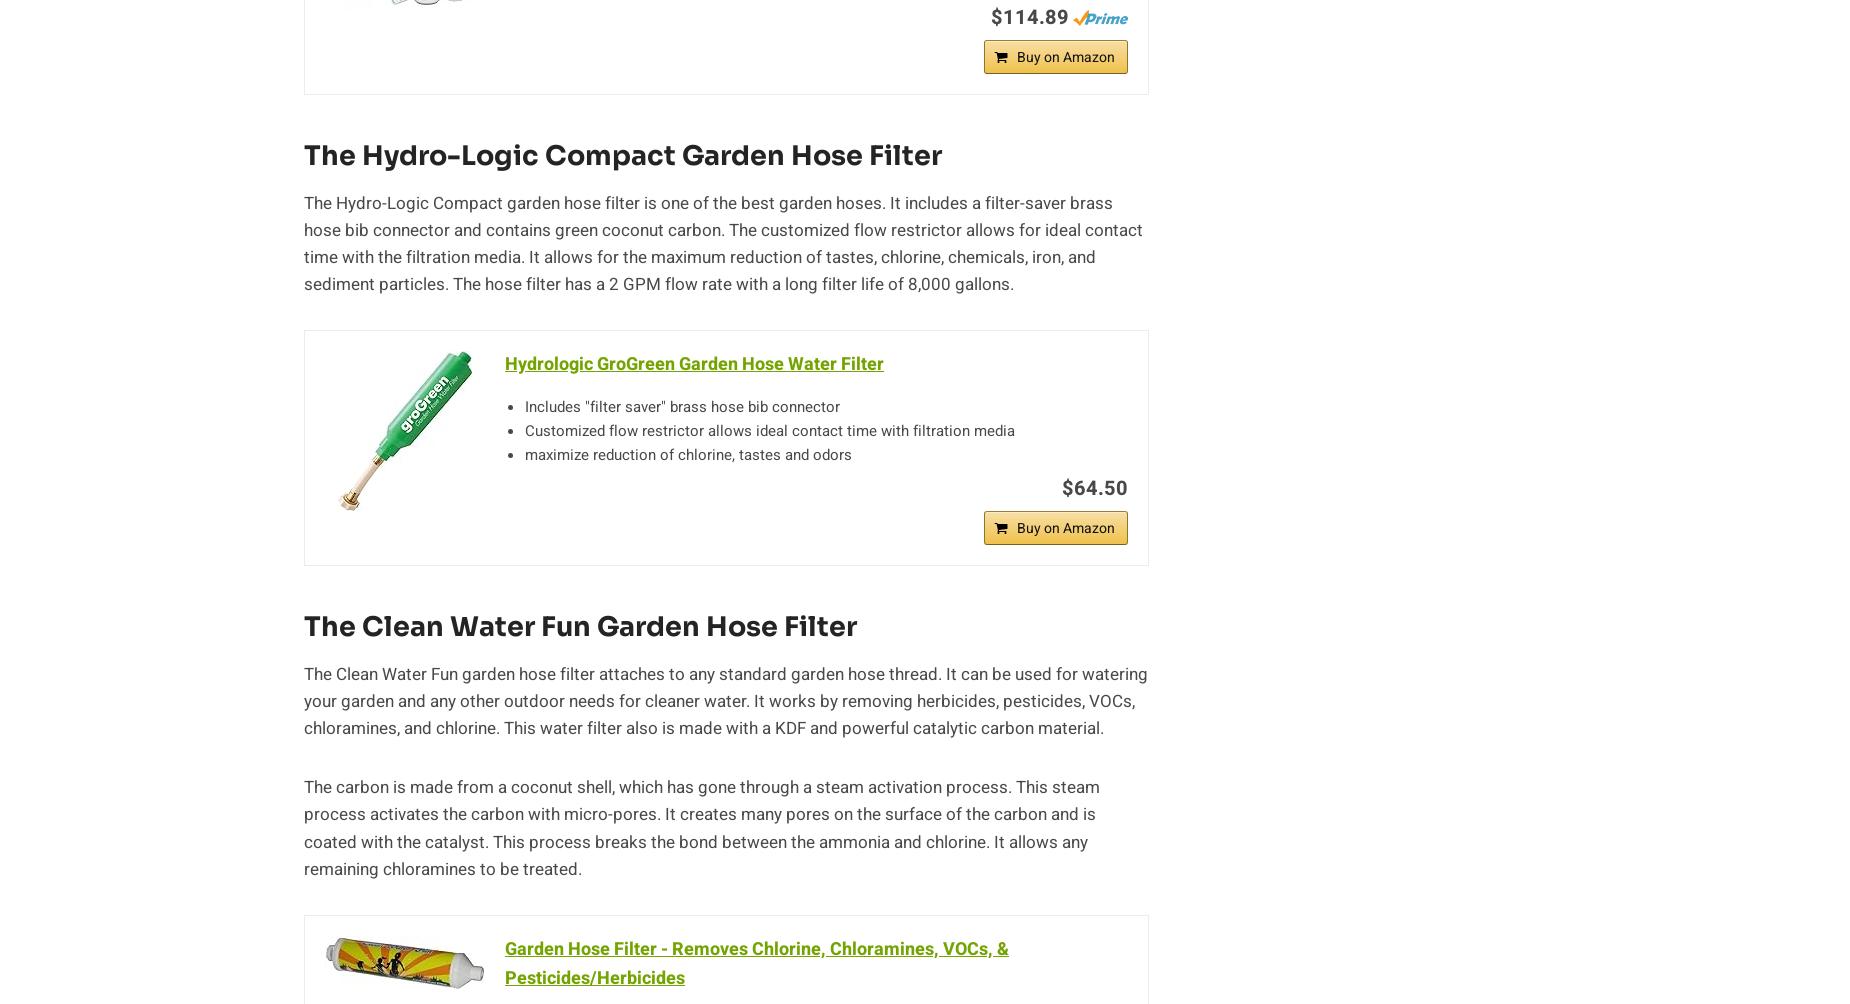 The image size is (1850, 1004). What do you see at coordinates (694, 364) in the screenshot?
I see `'Hydrologic GroGreen Garden Hose Water Filter'` at bounding box center [694, 364].